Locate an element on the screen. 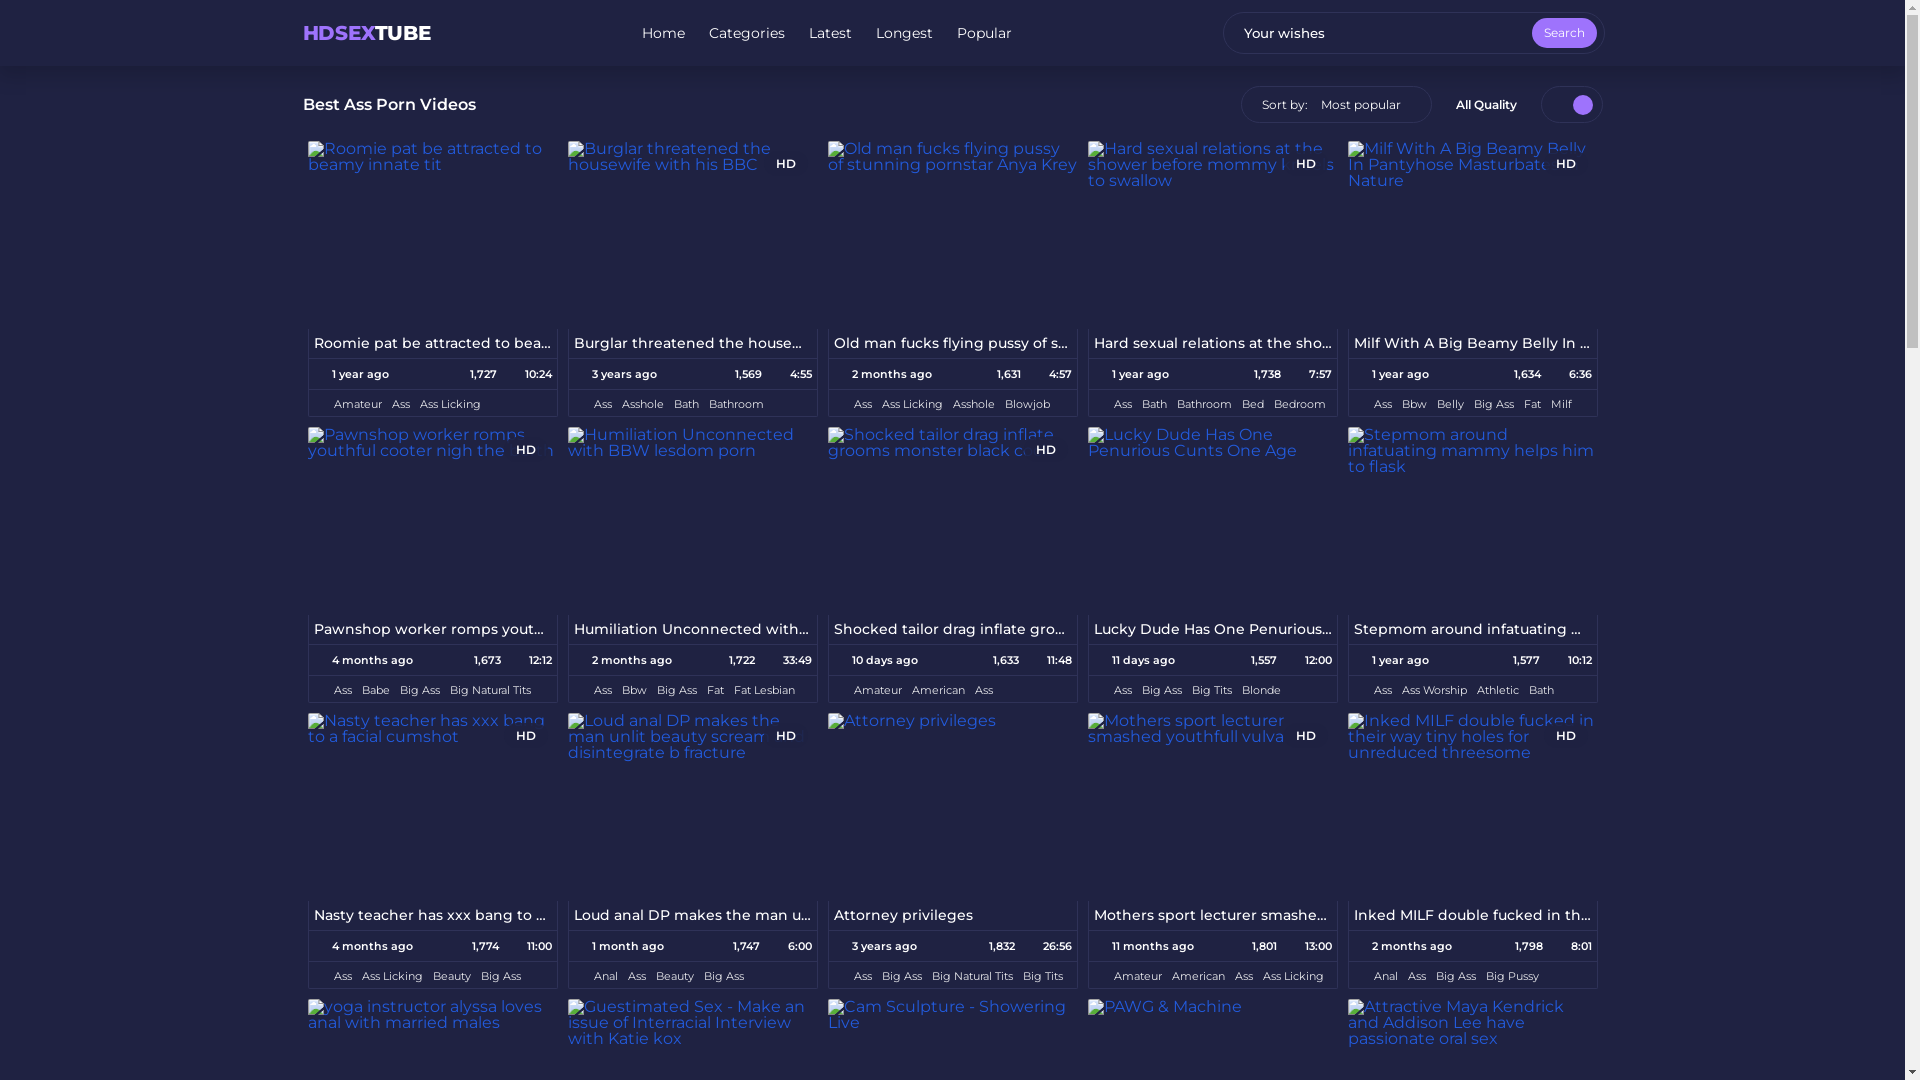 Image resolution: width=1920 pixels, height=1080 pixels. 'Beauty' is located at coordinates (450, 975).